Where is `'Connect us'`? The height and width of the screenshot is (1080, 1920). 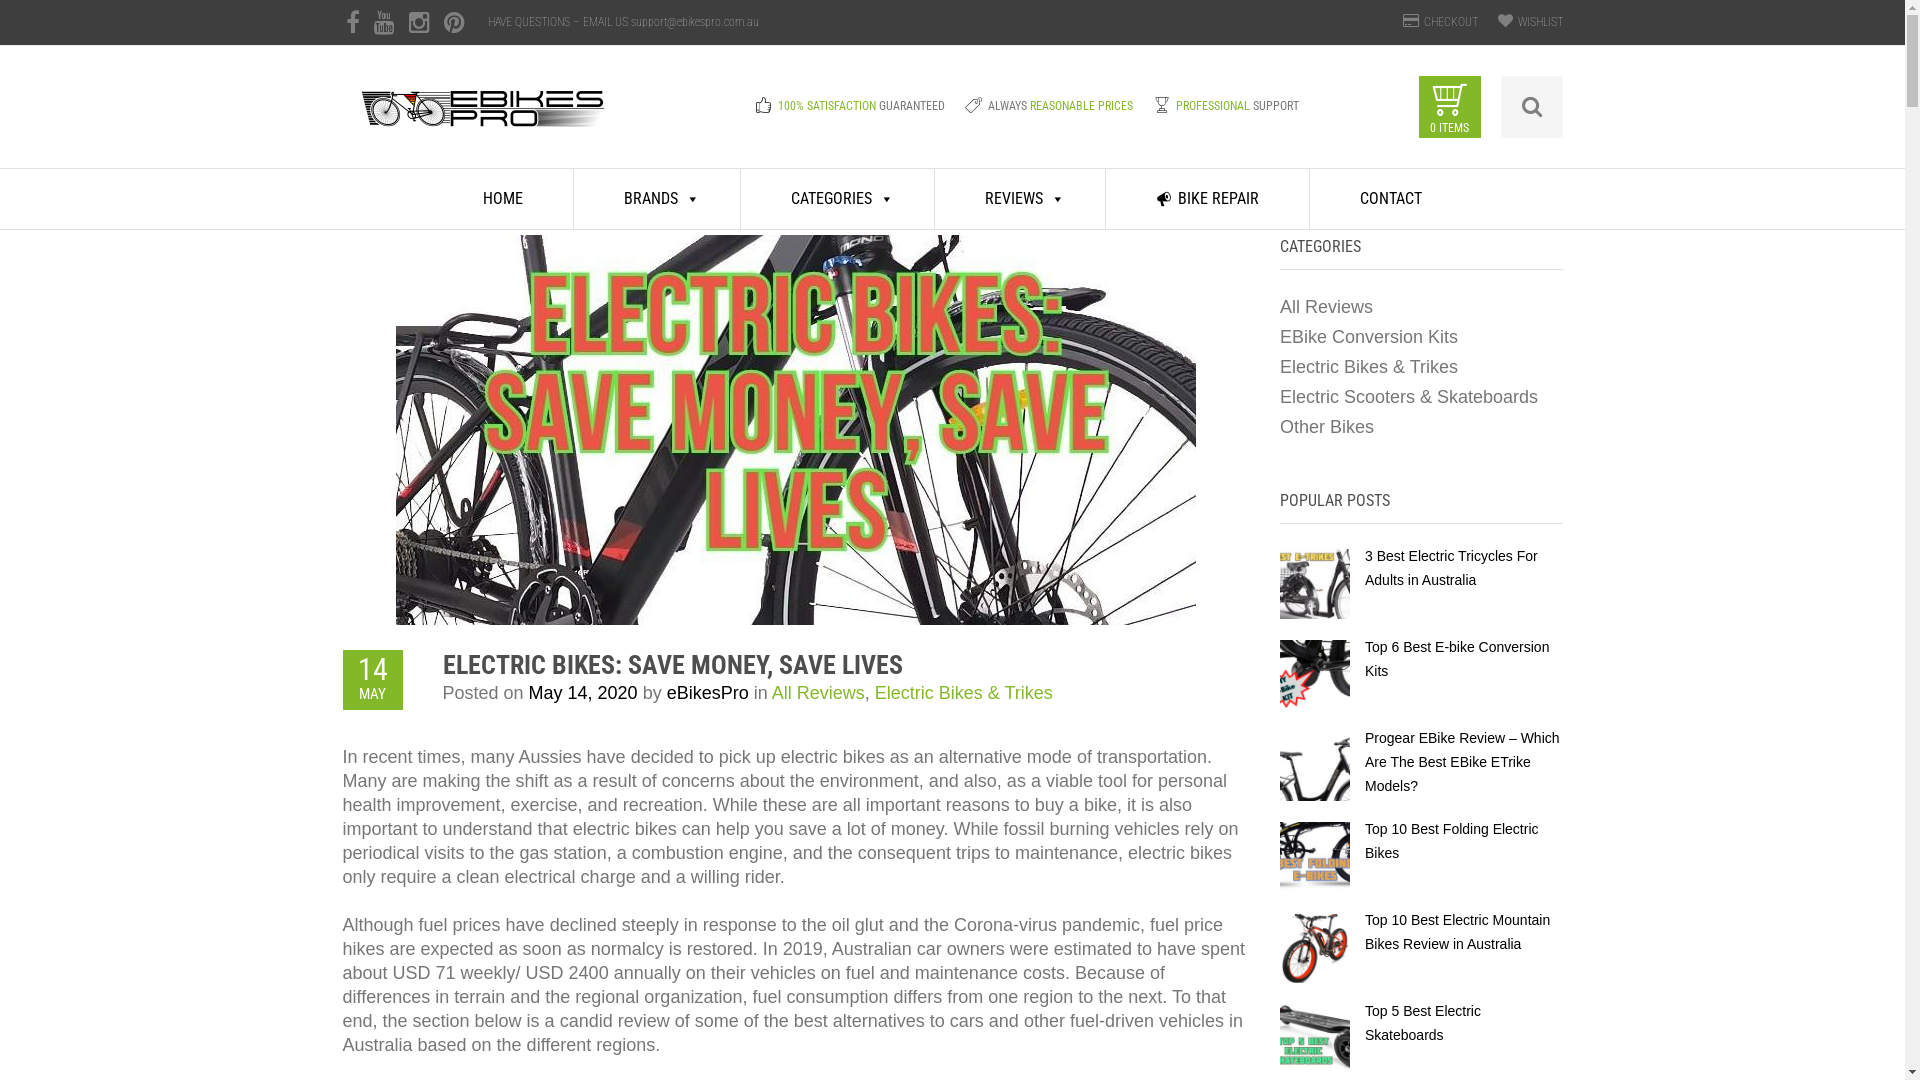 'Connect us' is located at coordinates (383, 23).